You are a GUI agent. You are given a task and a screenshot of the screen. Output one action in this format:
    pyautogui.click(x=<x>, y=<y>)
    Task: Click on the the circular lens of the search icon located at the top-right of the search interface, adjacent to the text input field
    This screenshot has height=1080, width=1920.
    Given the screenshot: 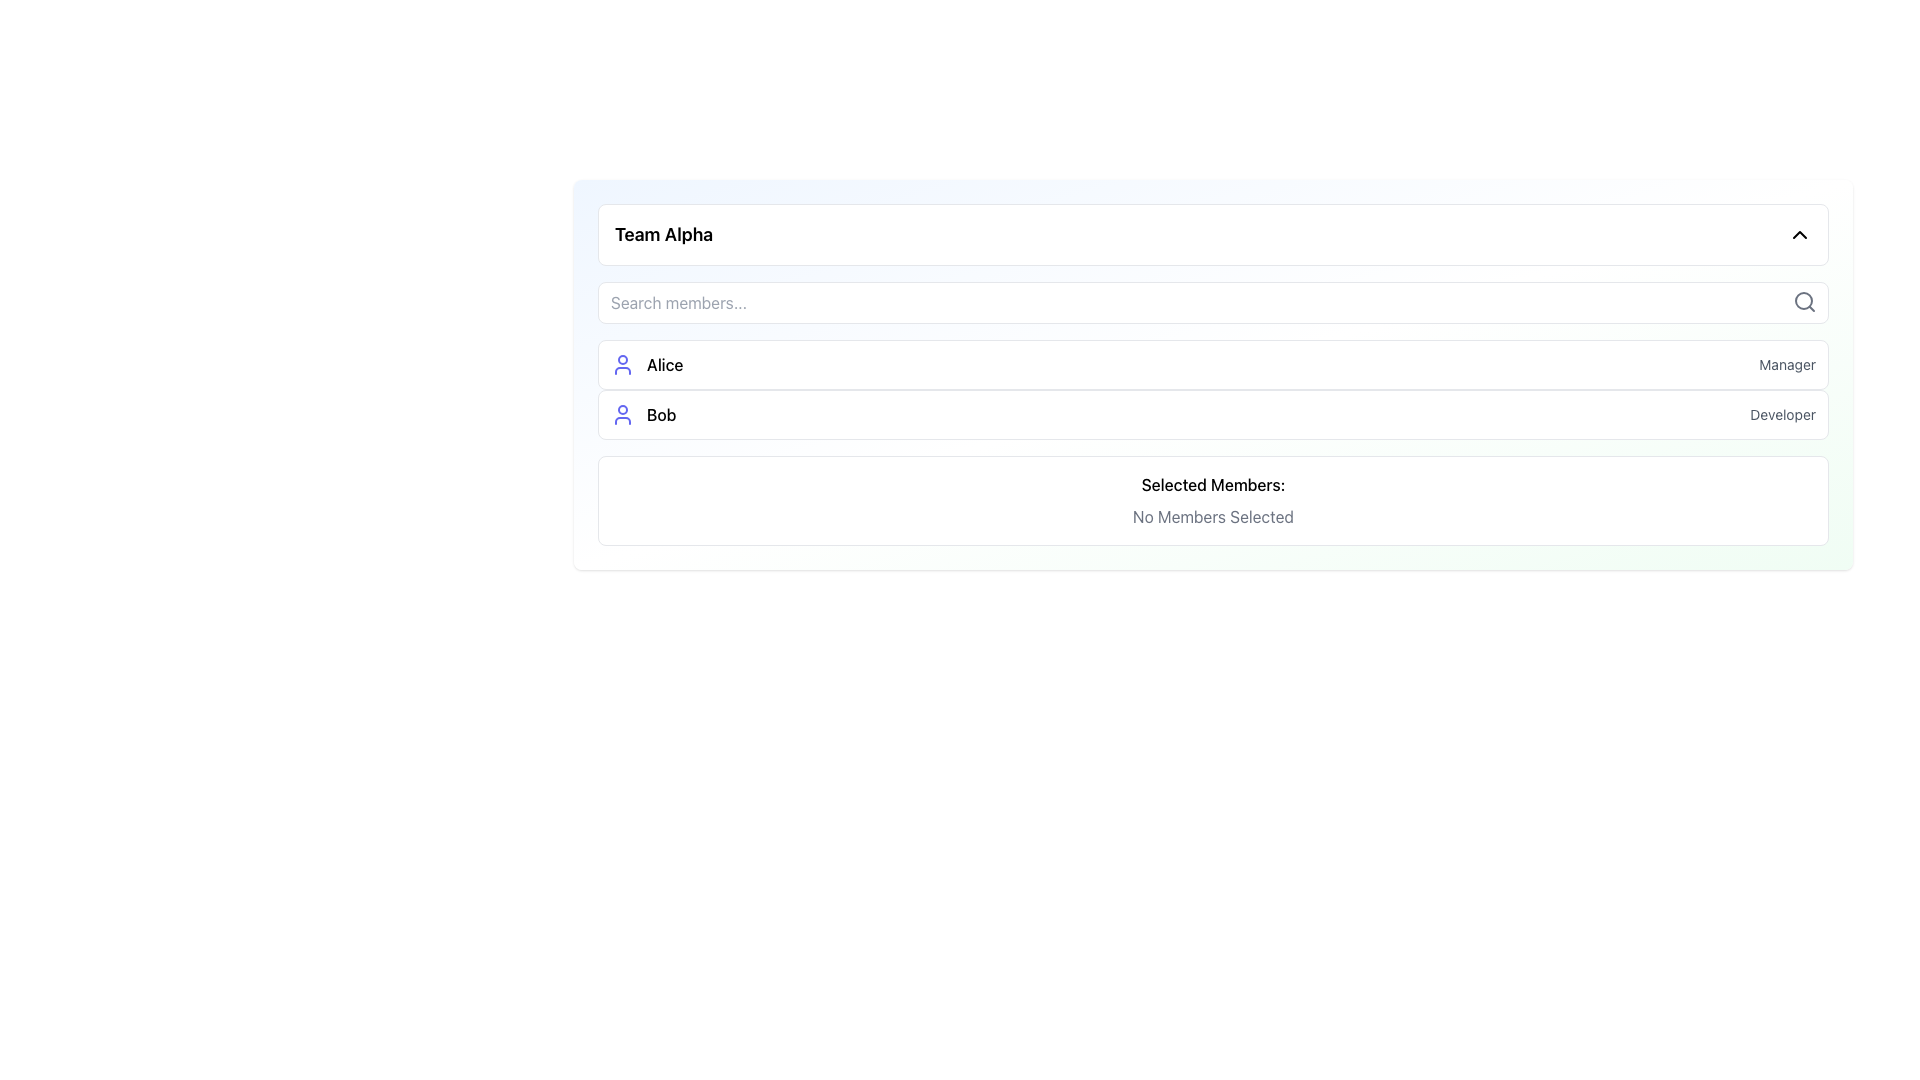 What is the action you would take?
    pyautogui.click(x=1804, y=300)
    